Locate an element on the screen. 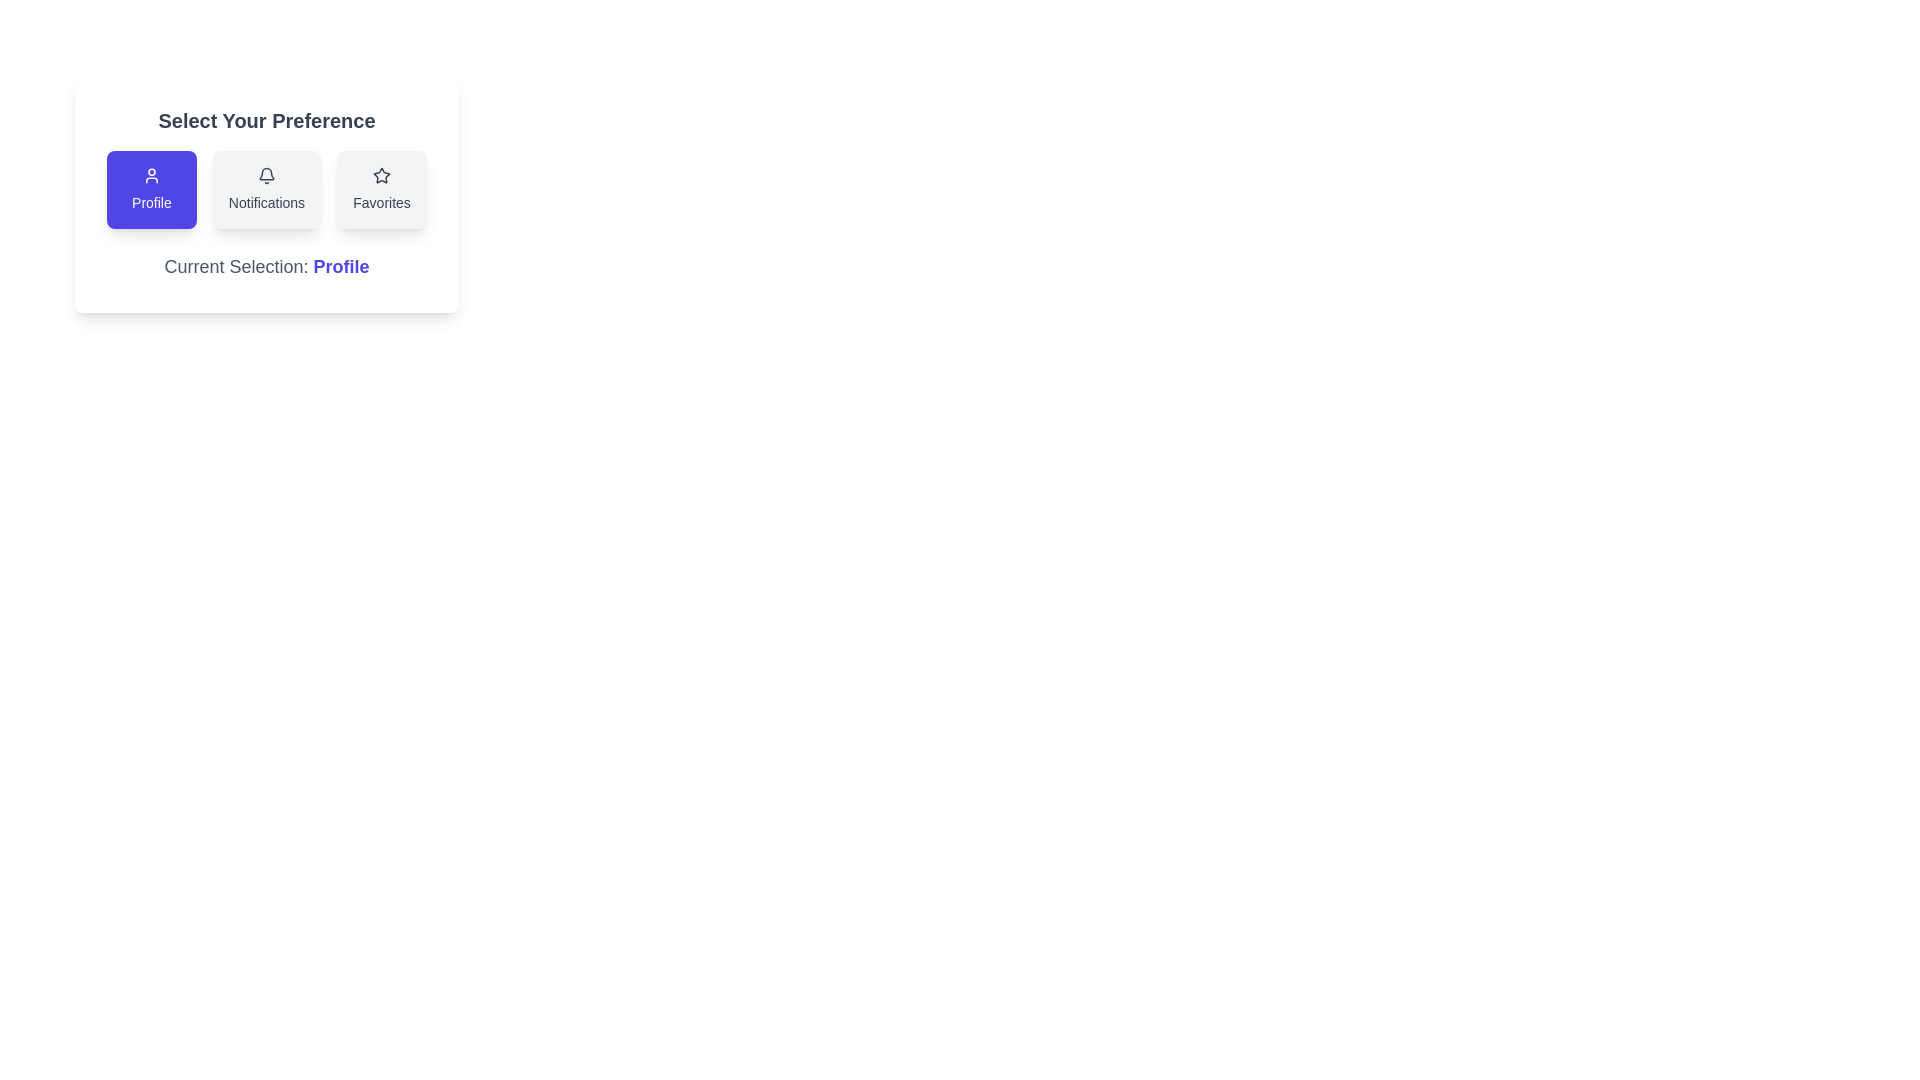  the 'Notifications' icon located in the second segment of the options in the 'Select Your Preference' interface, positioned between 'Profile' and 'Favorites' is located at coordinates (266, 173).